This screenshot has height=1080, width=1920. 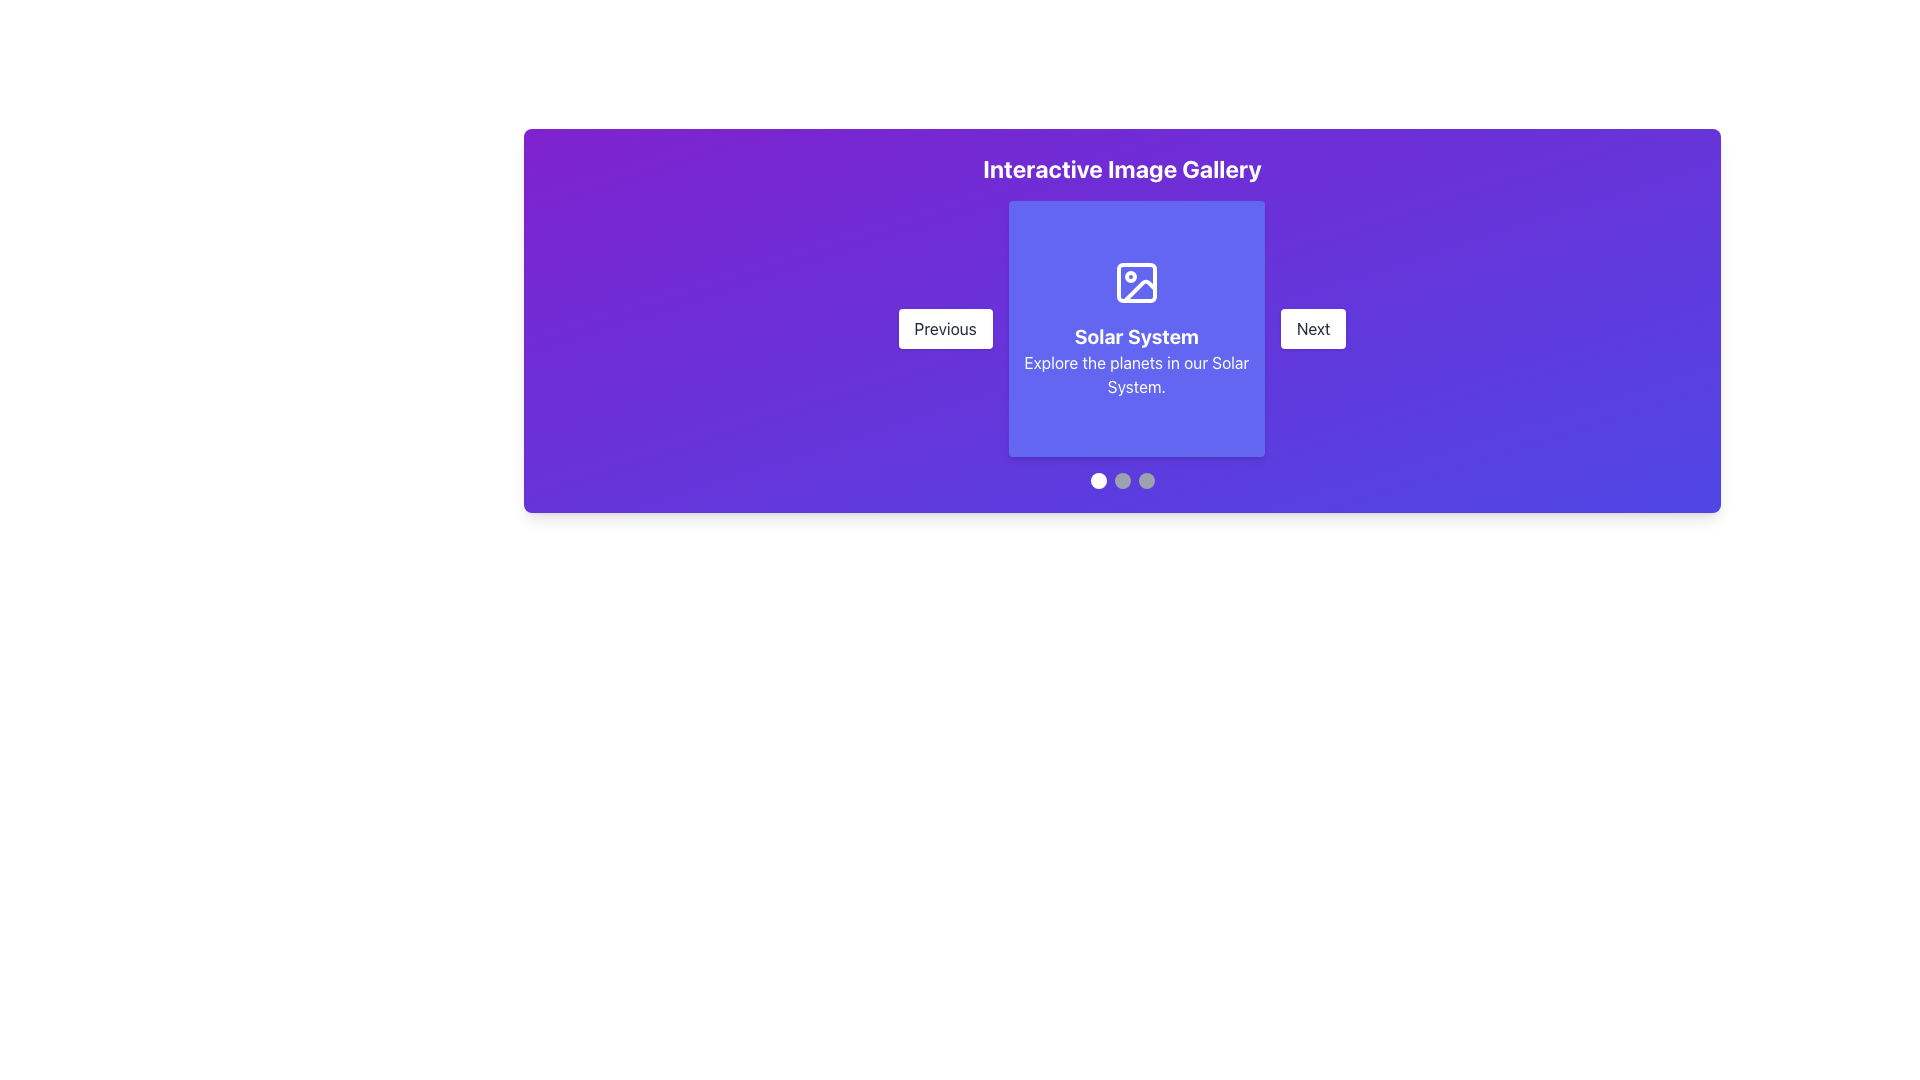 What do you see at coordinates (944, 327) in the screenshot?
I see `the 'Previous' button, a rectangular white button with black text` at bounding box center [944, 327].